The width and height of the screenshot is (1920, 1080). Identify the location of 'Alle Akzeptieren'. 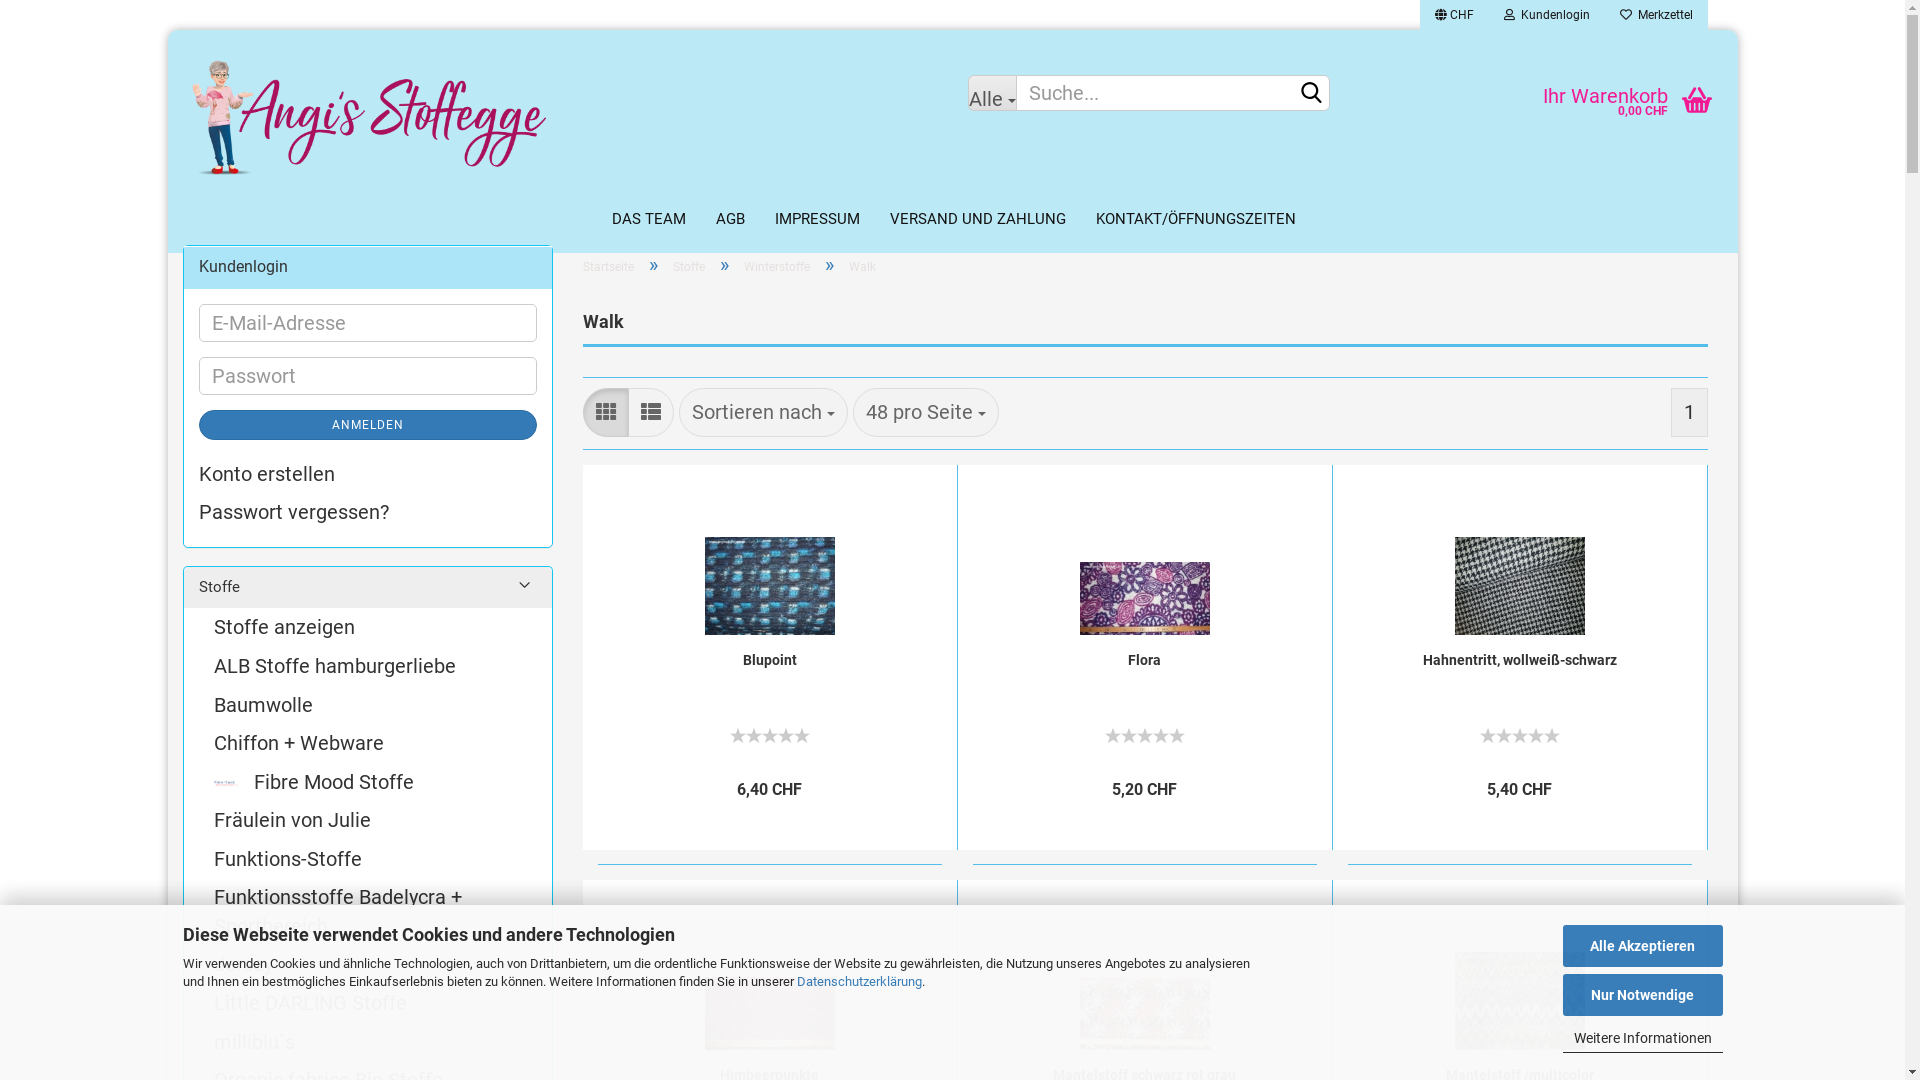
(1560, 945).